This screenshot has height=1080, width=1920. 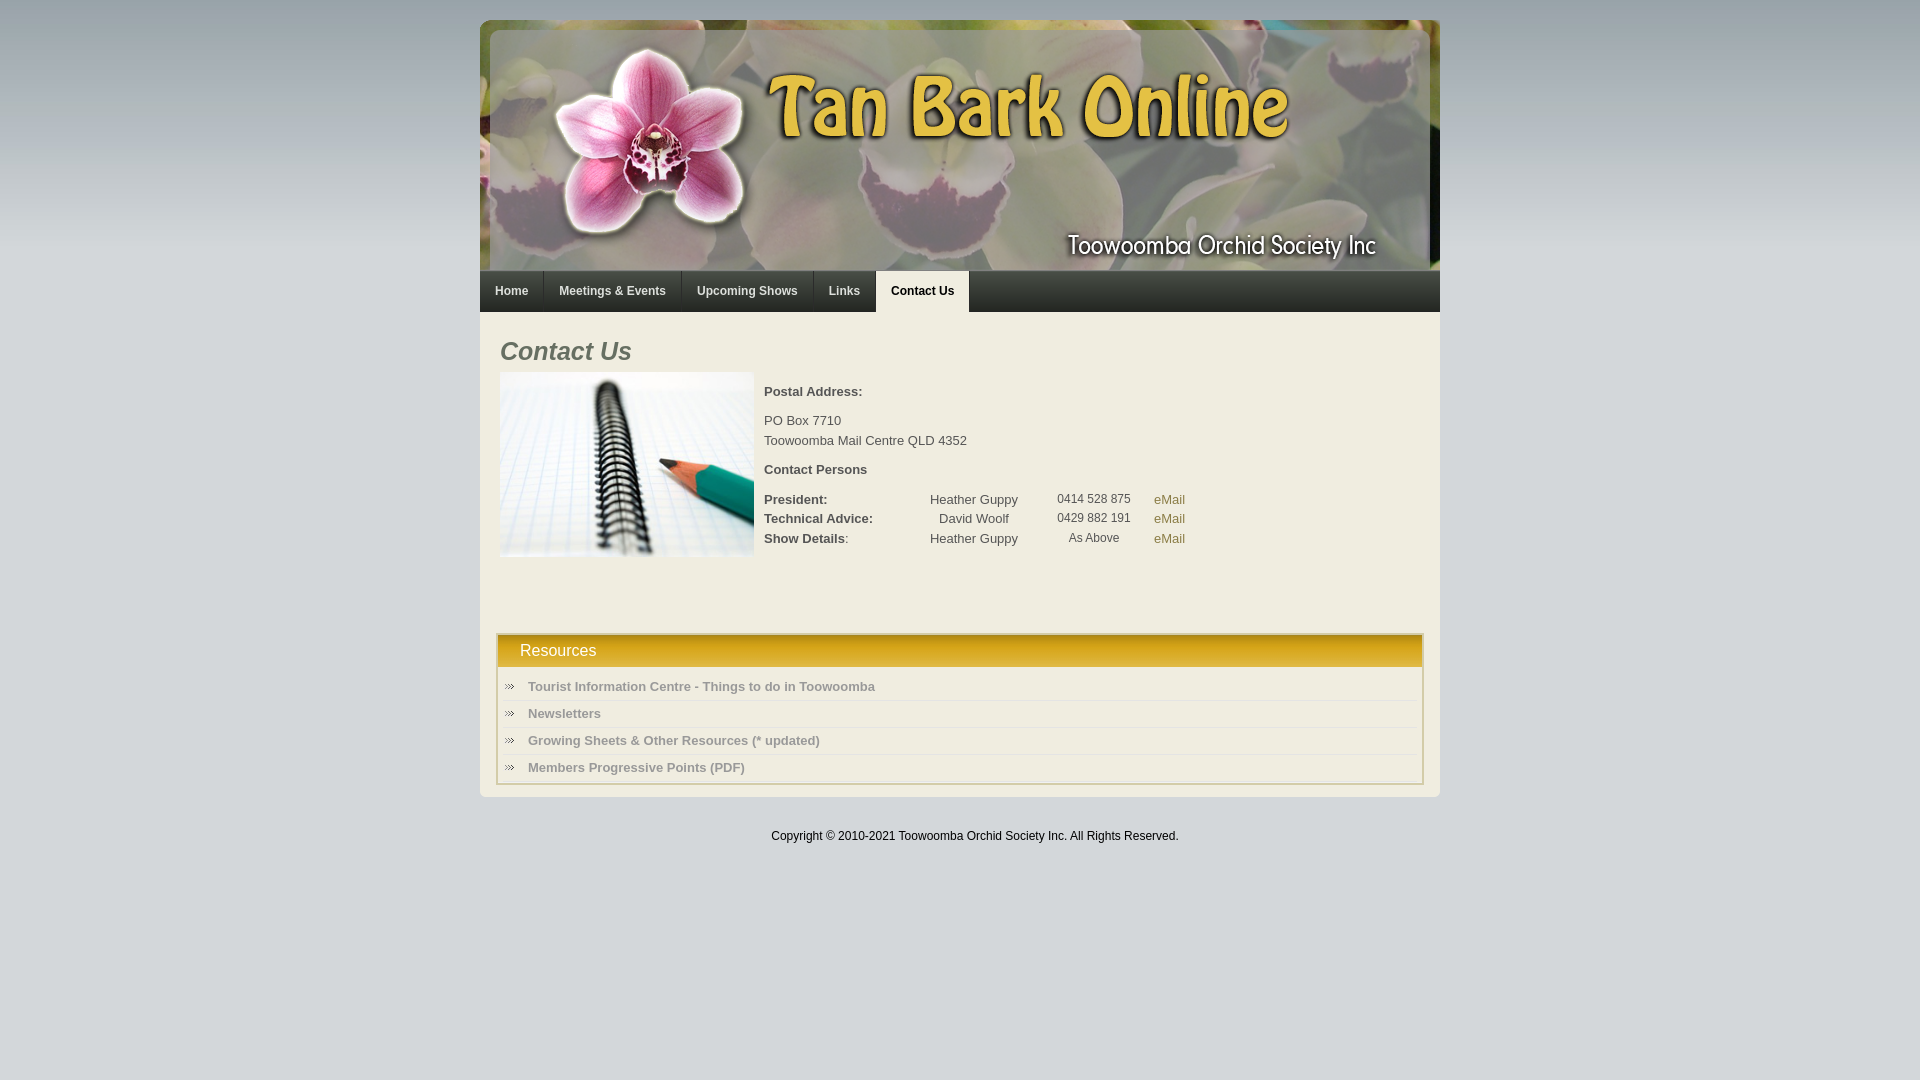 What do you see at coordinates (960, 766) in the screenshot?
I see `'Members Progressive Points (PDF)'` at bounding box center [960, 766].